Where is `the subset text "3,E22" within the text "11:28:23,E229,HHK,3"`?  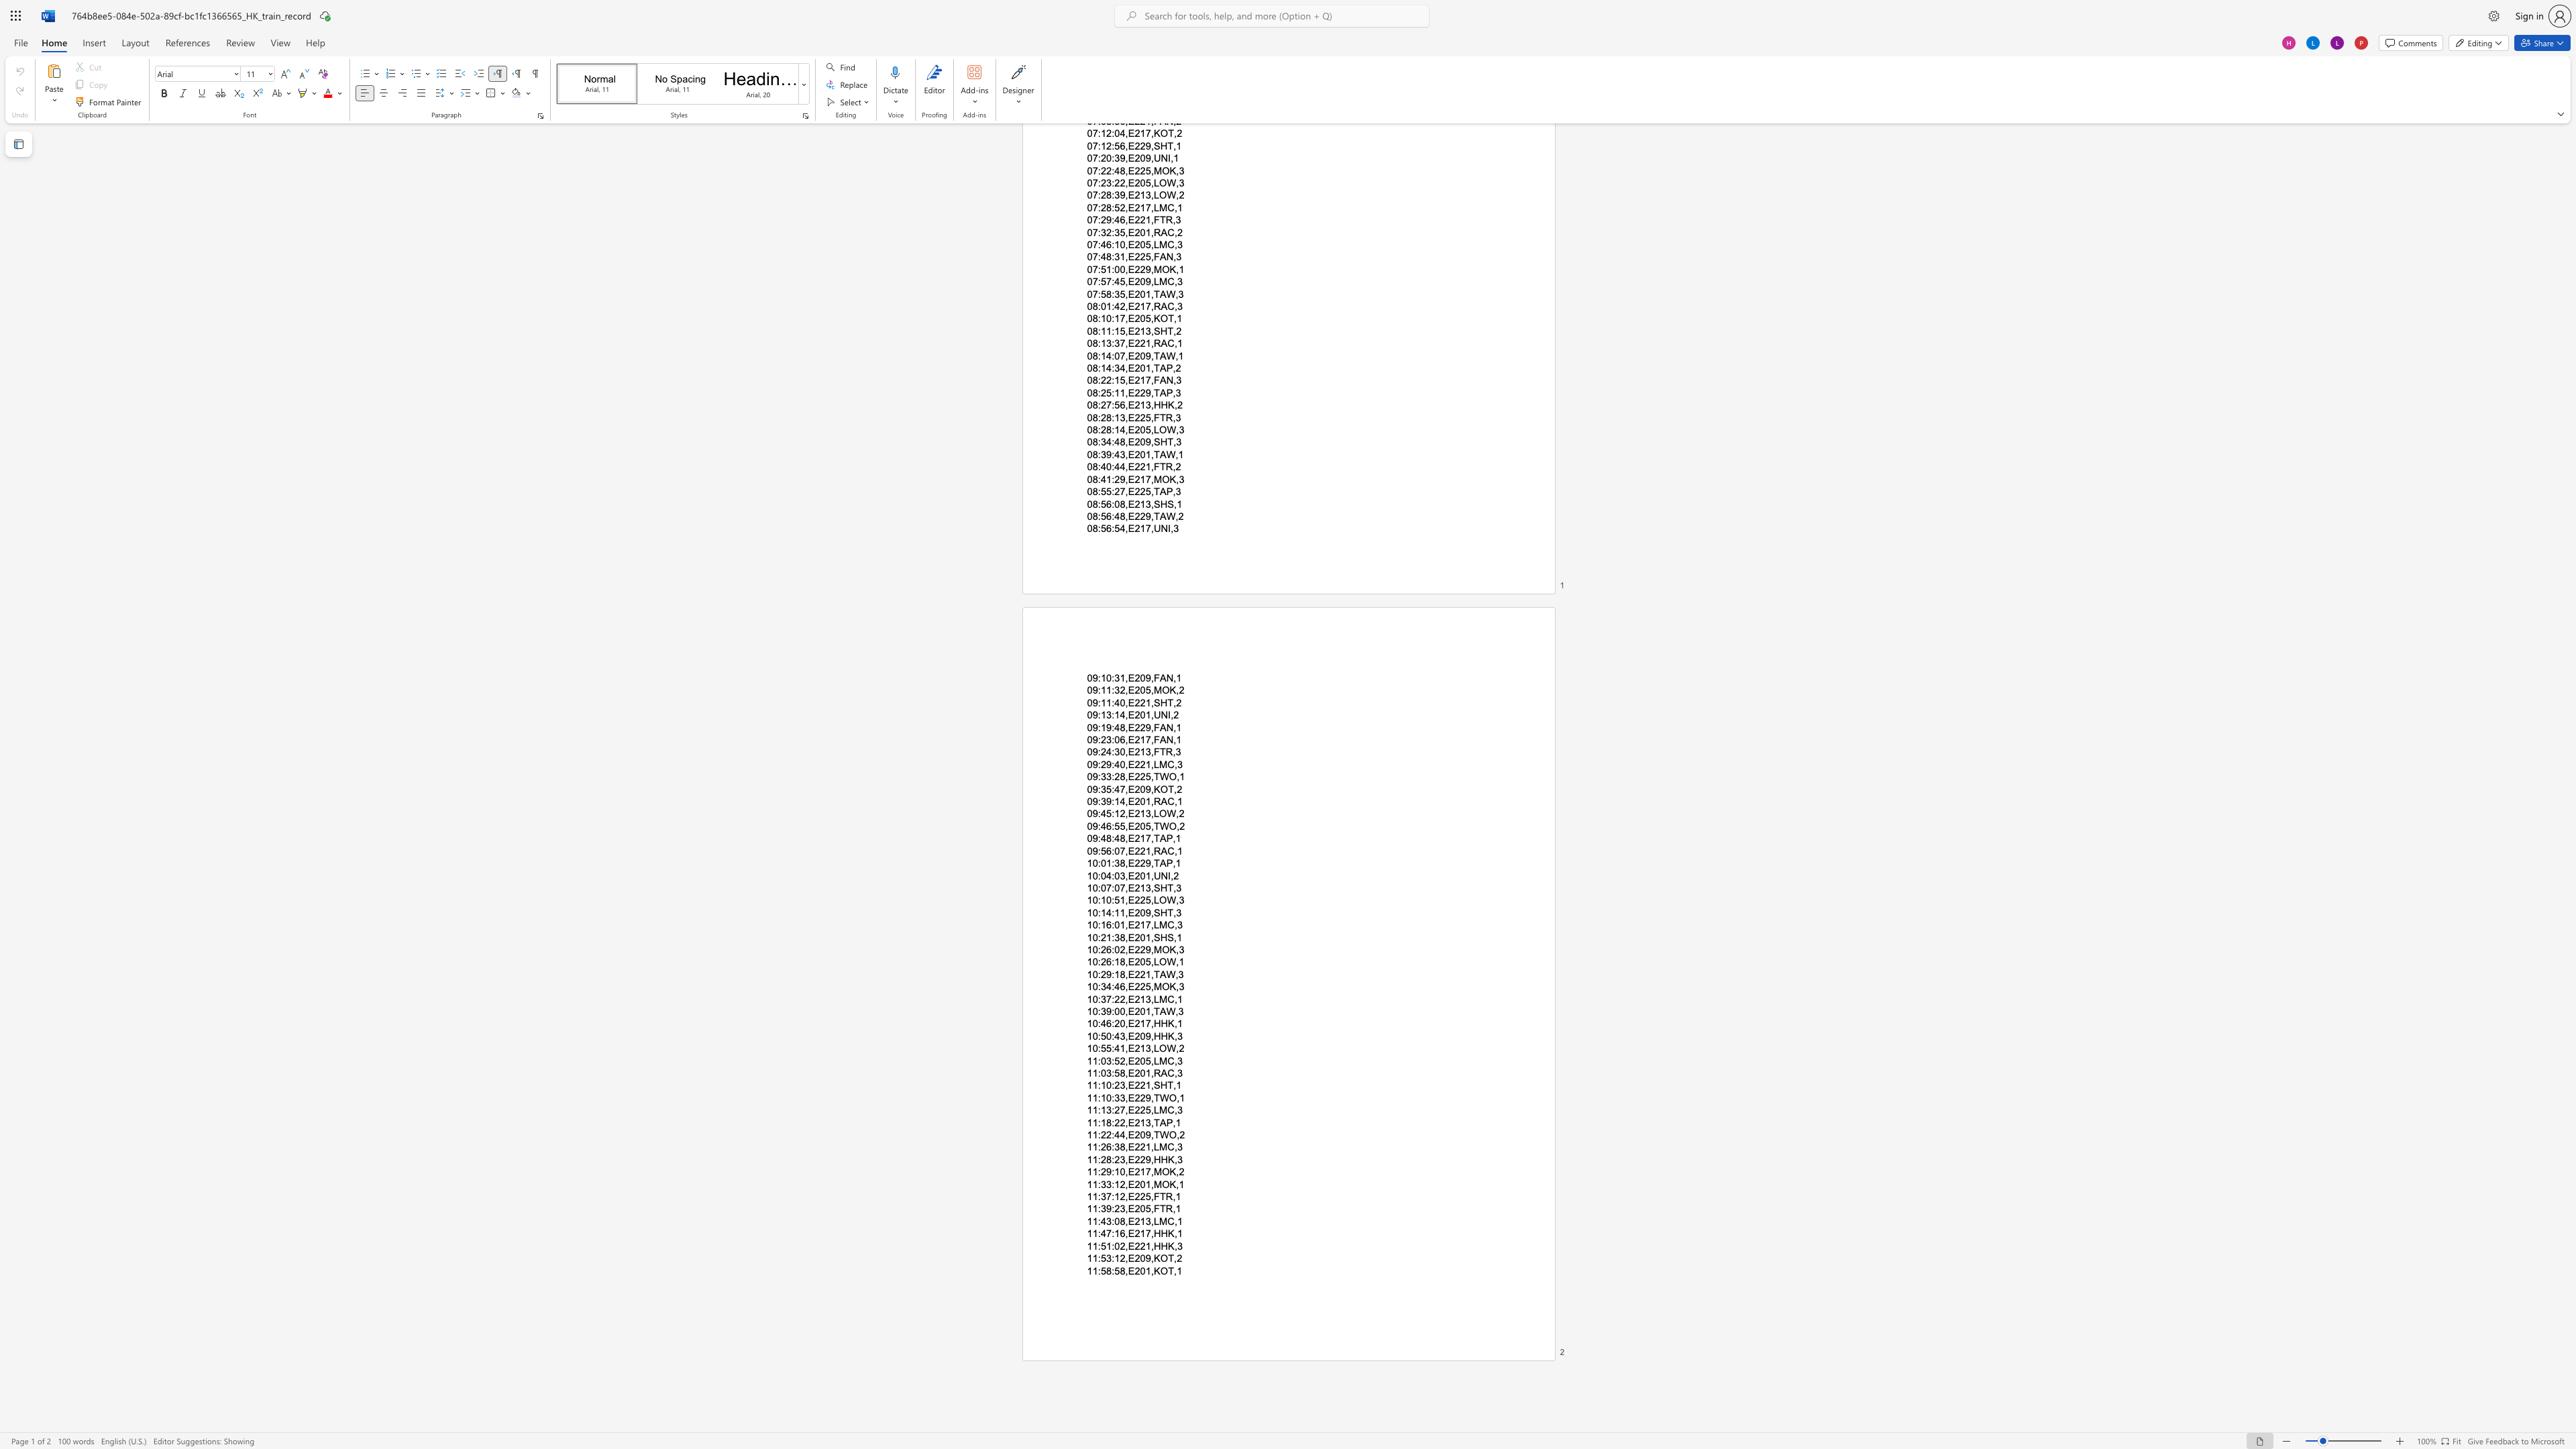
the subset text "3,E22" within the text "11:28:23,E229,HHK,3" is located at coordinates (1119, 1159).